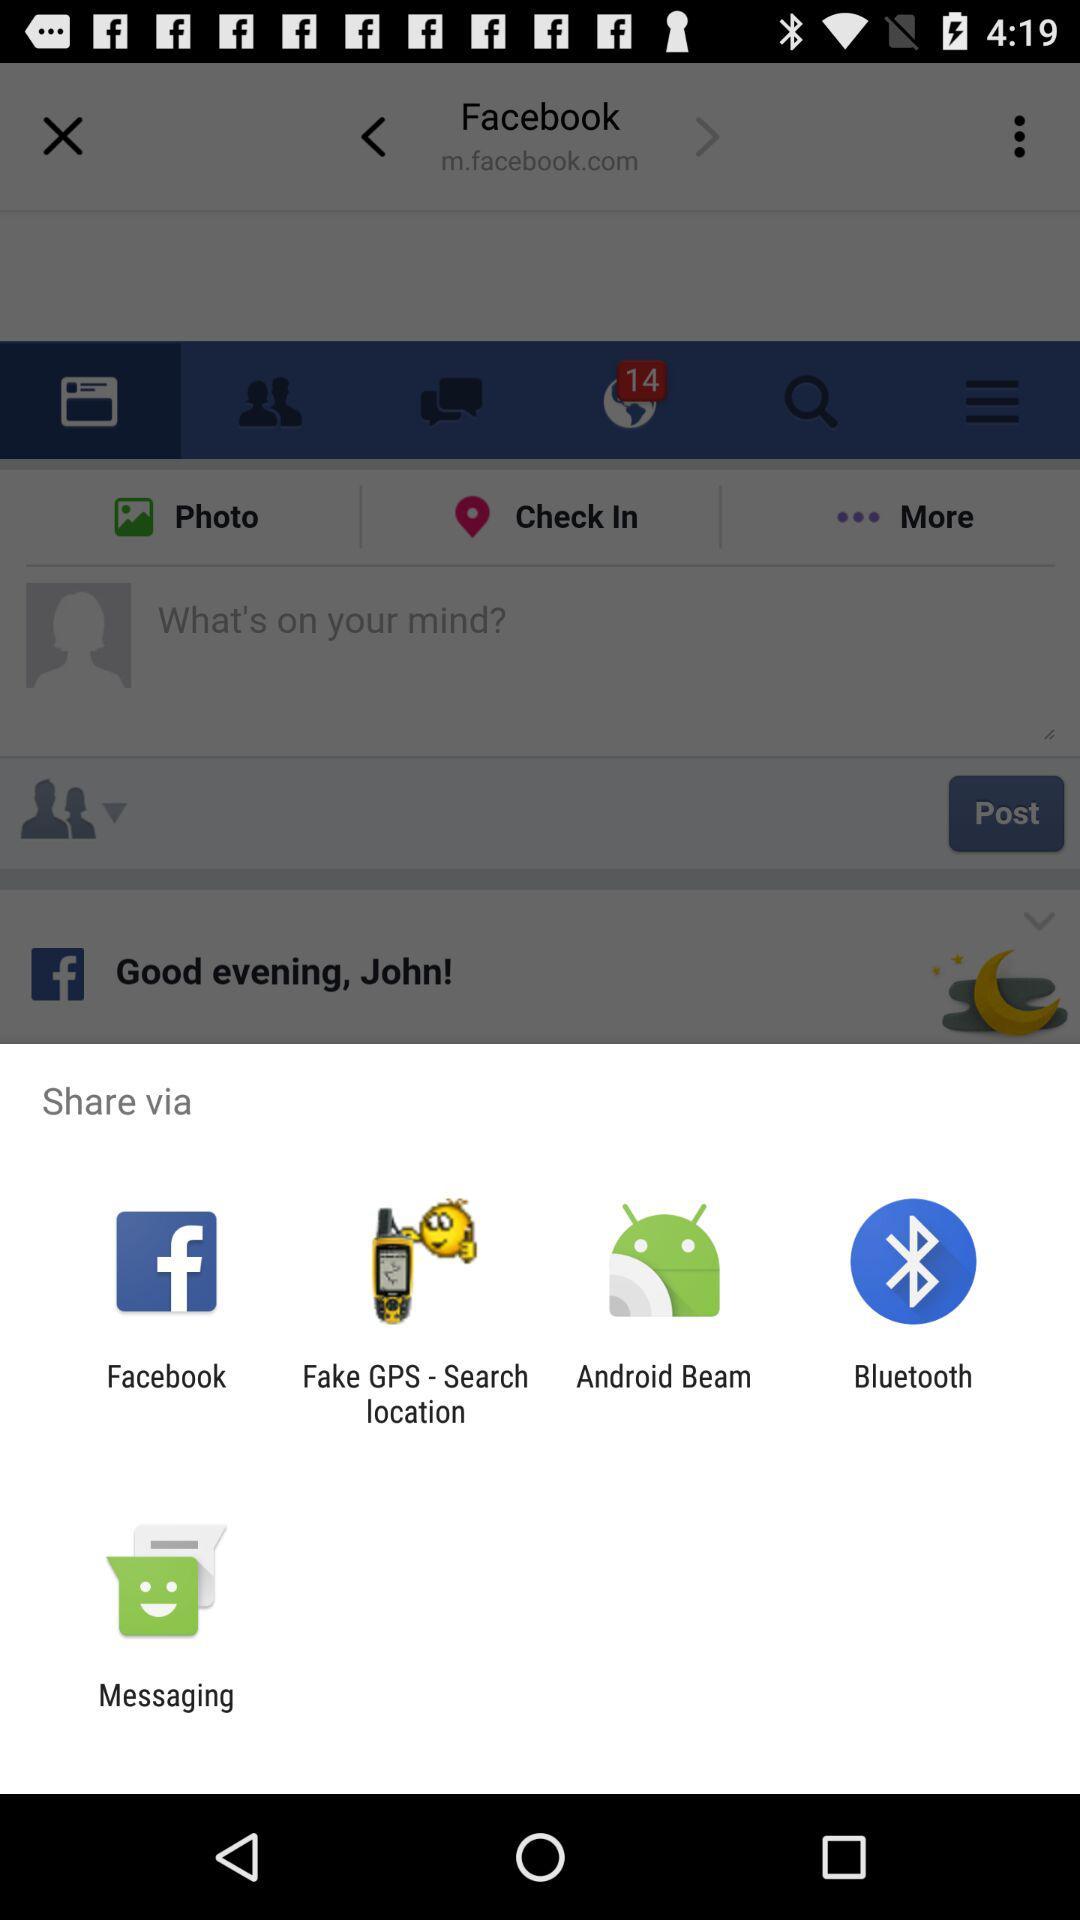  I want to click on item next to facebook icon, so click(414, 1392).